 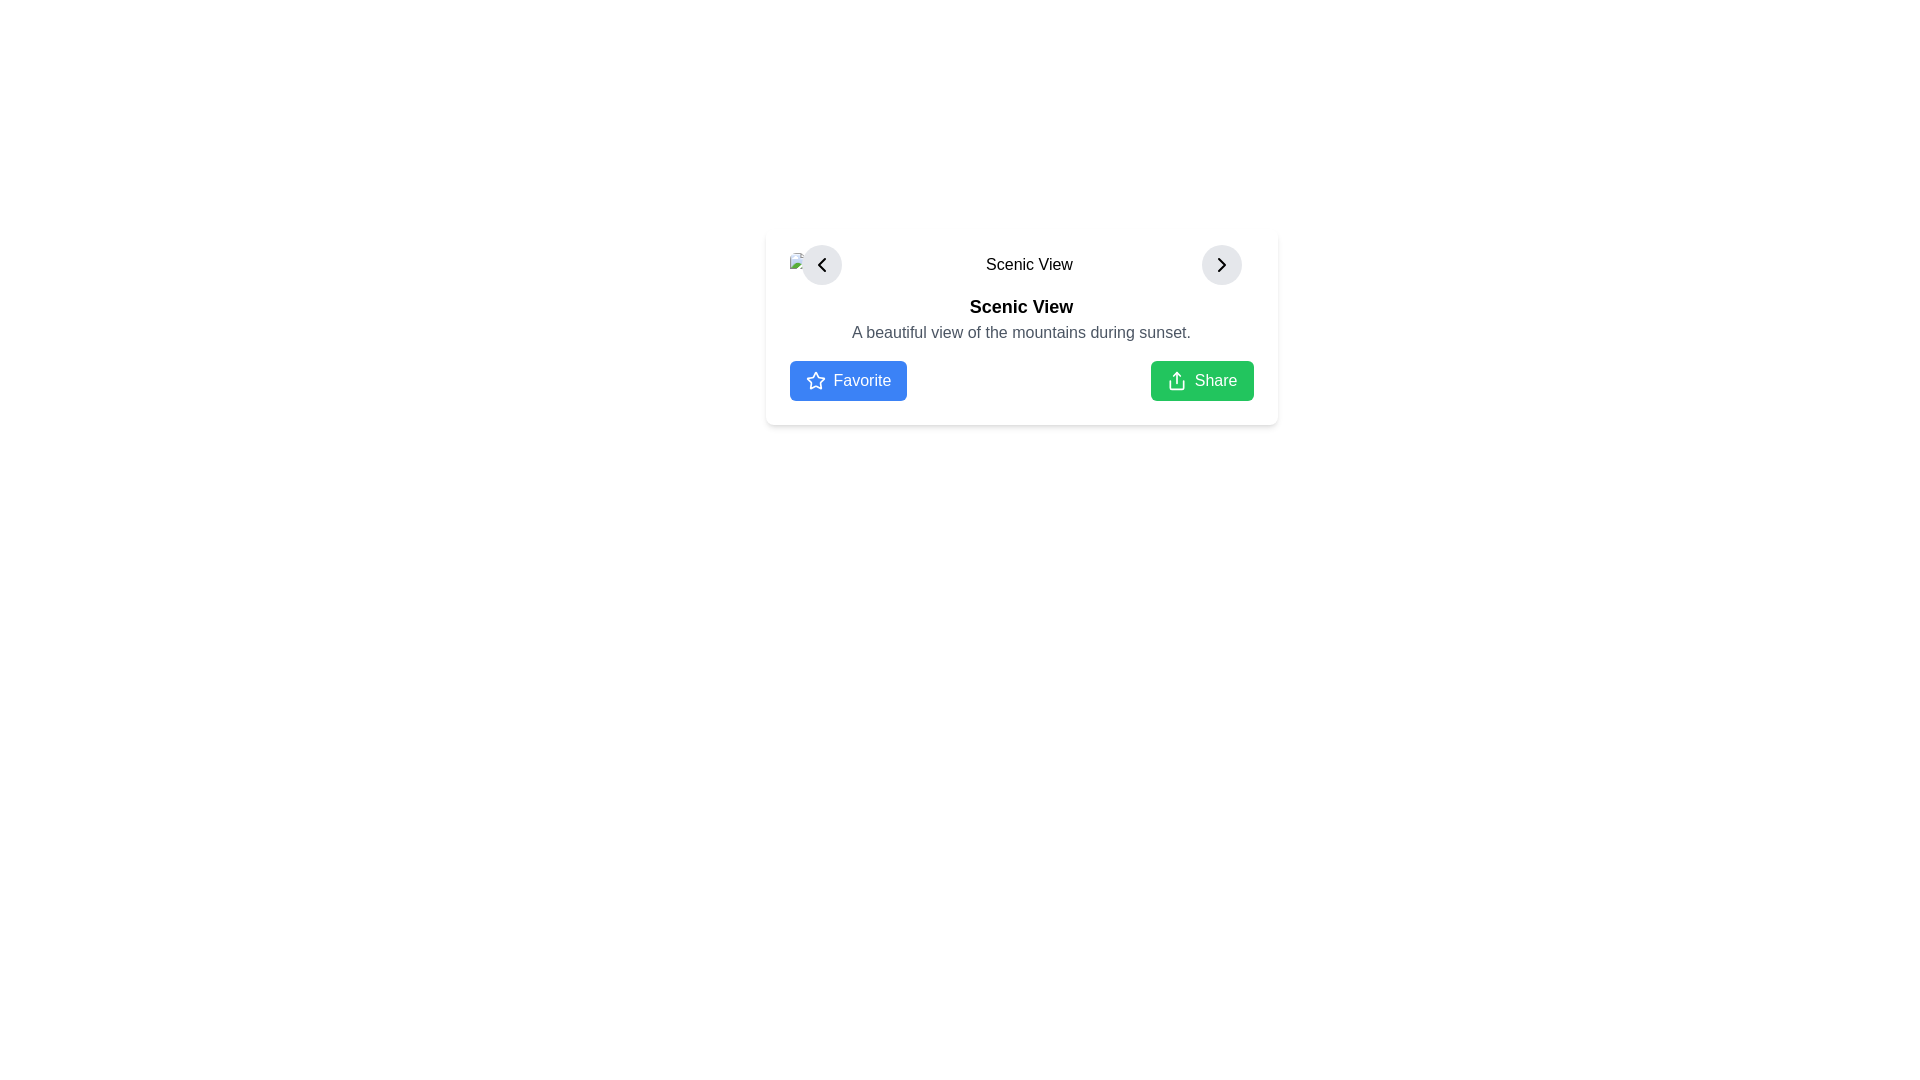 What do you see at coordinates (1021, 331) in the screenshot?
I see `the Text Label that provides supplementary information to the title 'Scenic View', positioned directly beneath it, centered horizontally` at bounding box center [1021, 331].